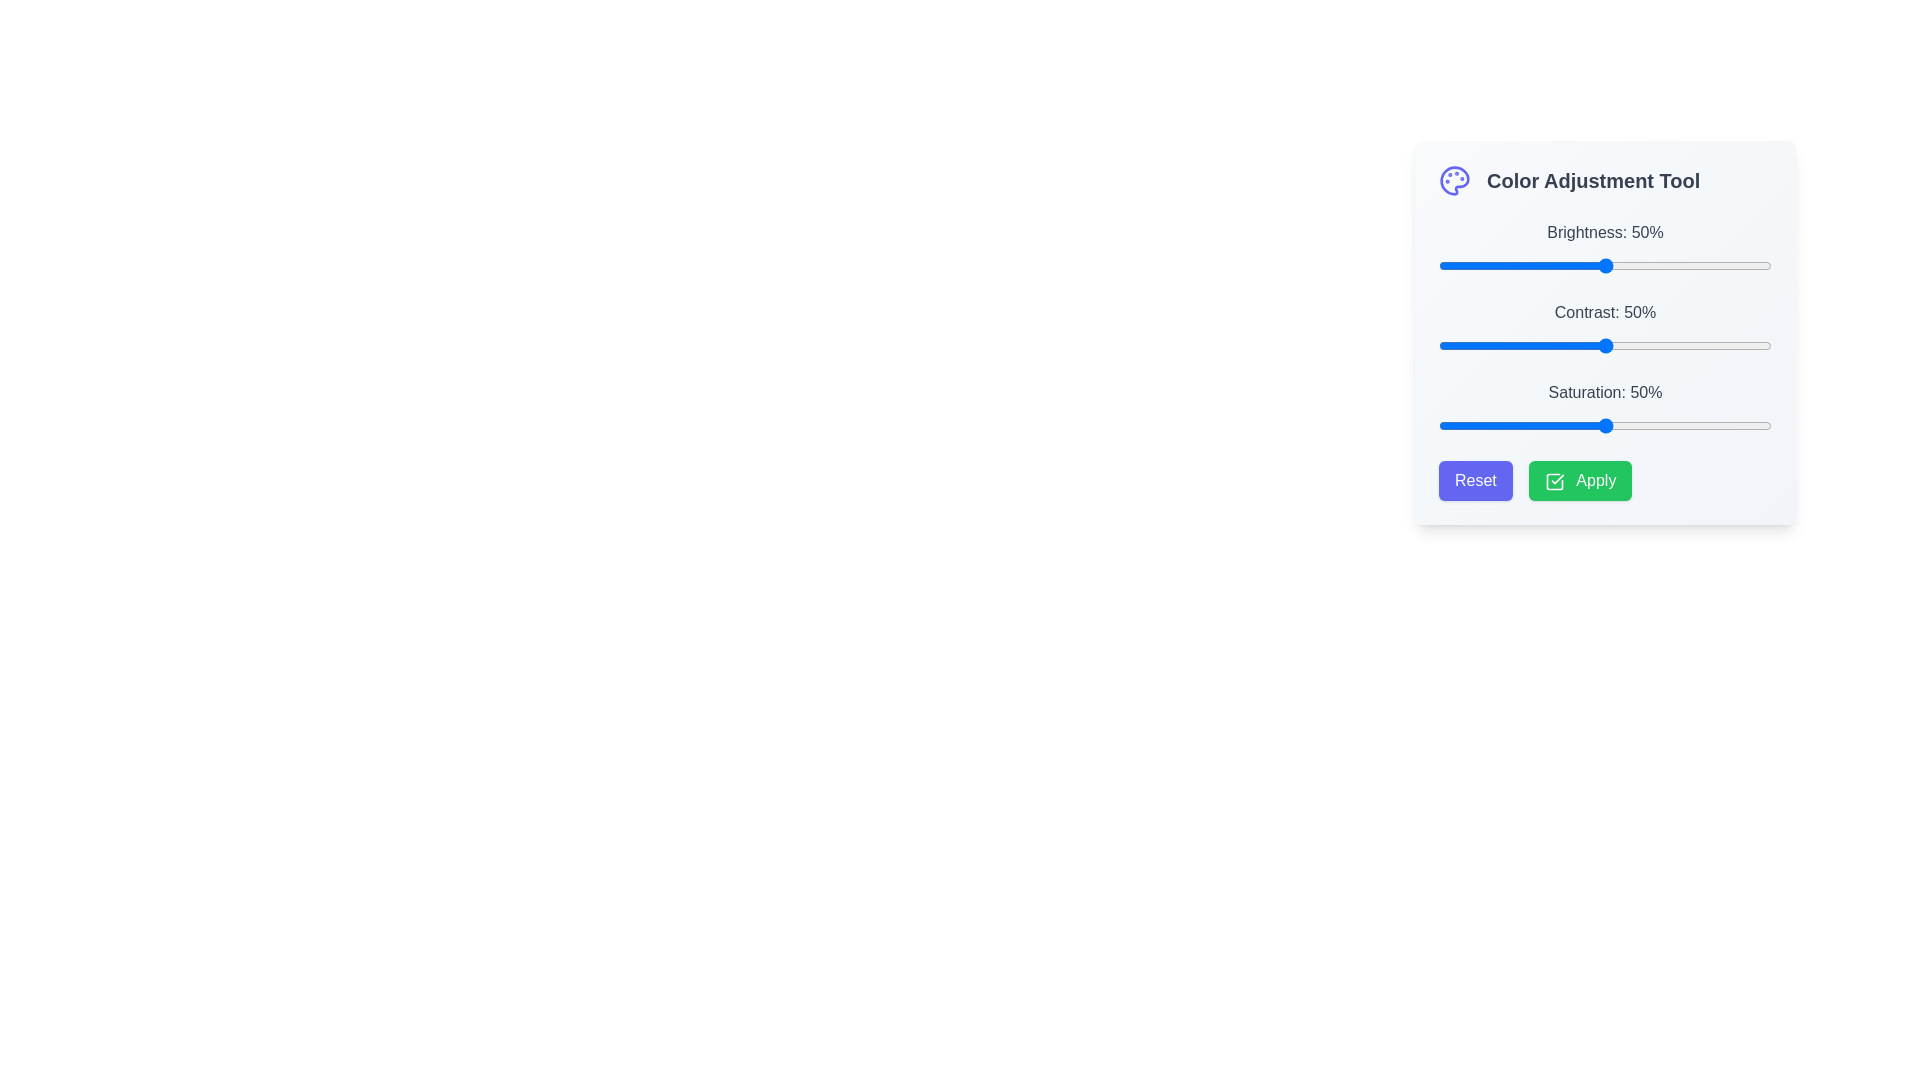 This screenshot has width=1920, height=1080. Describe the element at coordinates (1711, 345) in the screenshot. I see `contrast of the image` at that location.